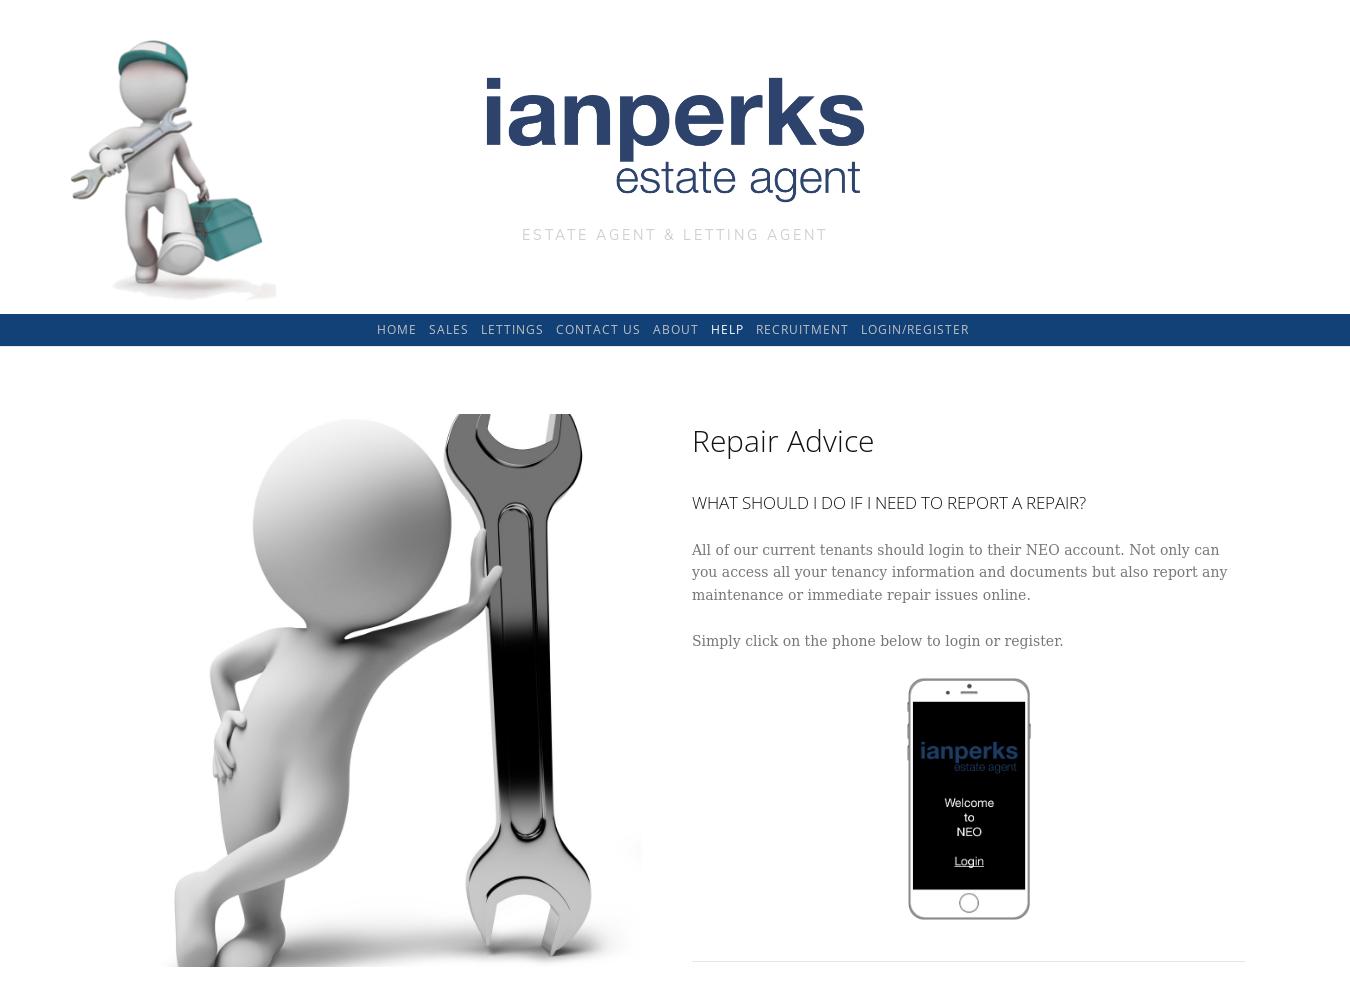 This screenshot has width=1350, height=1000. I want to click on 'Repair Advice', so click(782, 438).